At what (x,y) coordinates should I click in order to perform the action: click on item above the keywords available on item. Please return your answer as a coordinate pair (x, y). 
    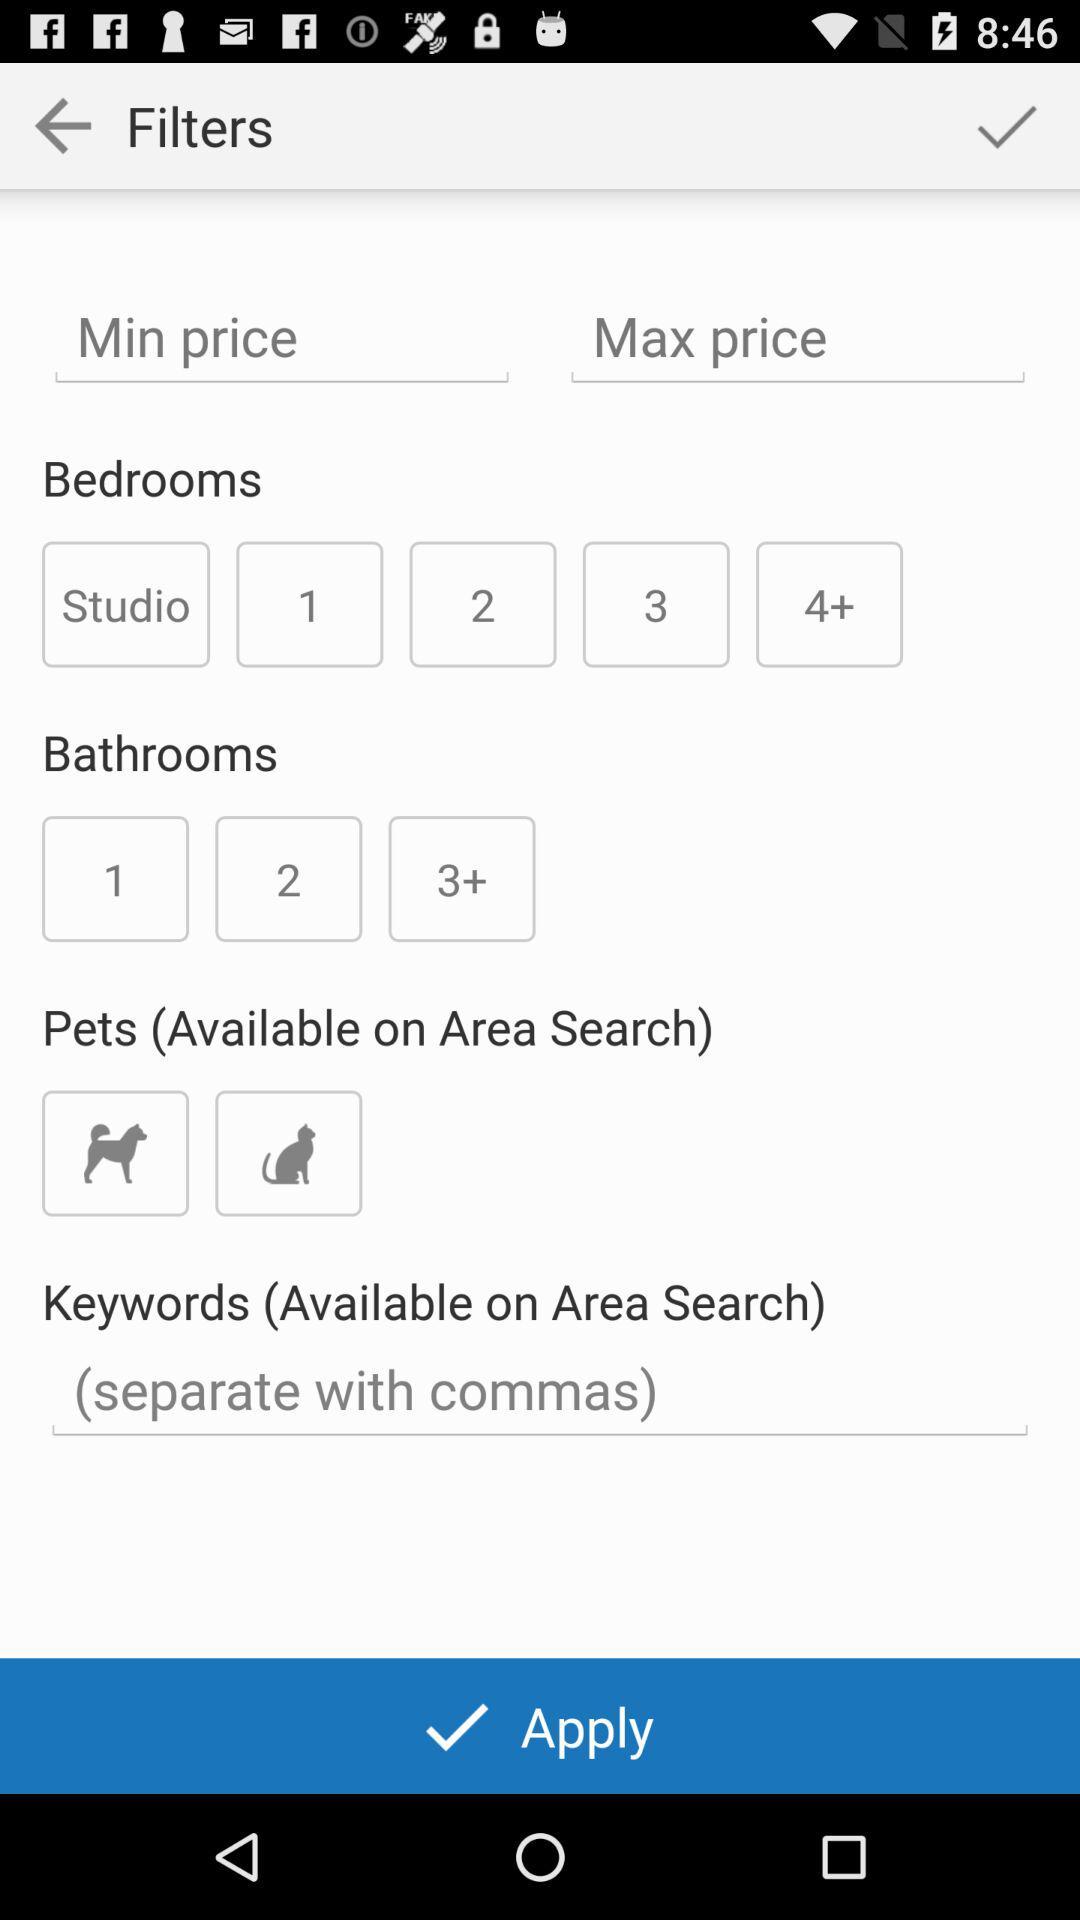
    Looking at the image, I should click on (115, 1153).